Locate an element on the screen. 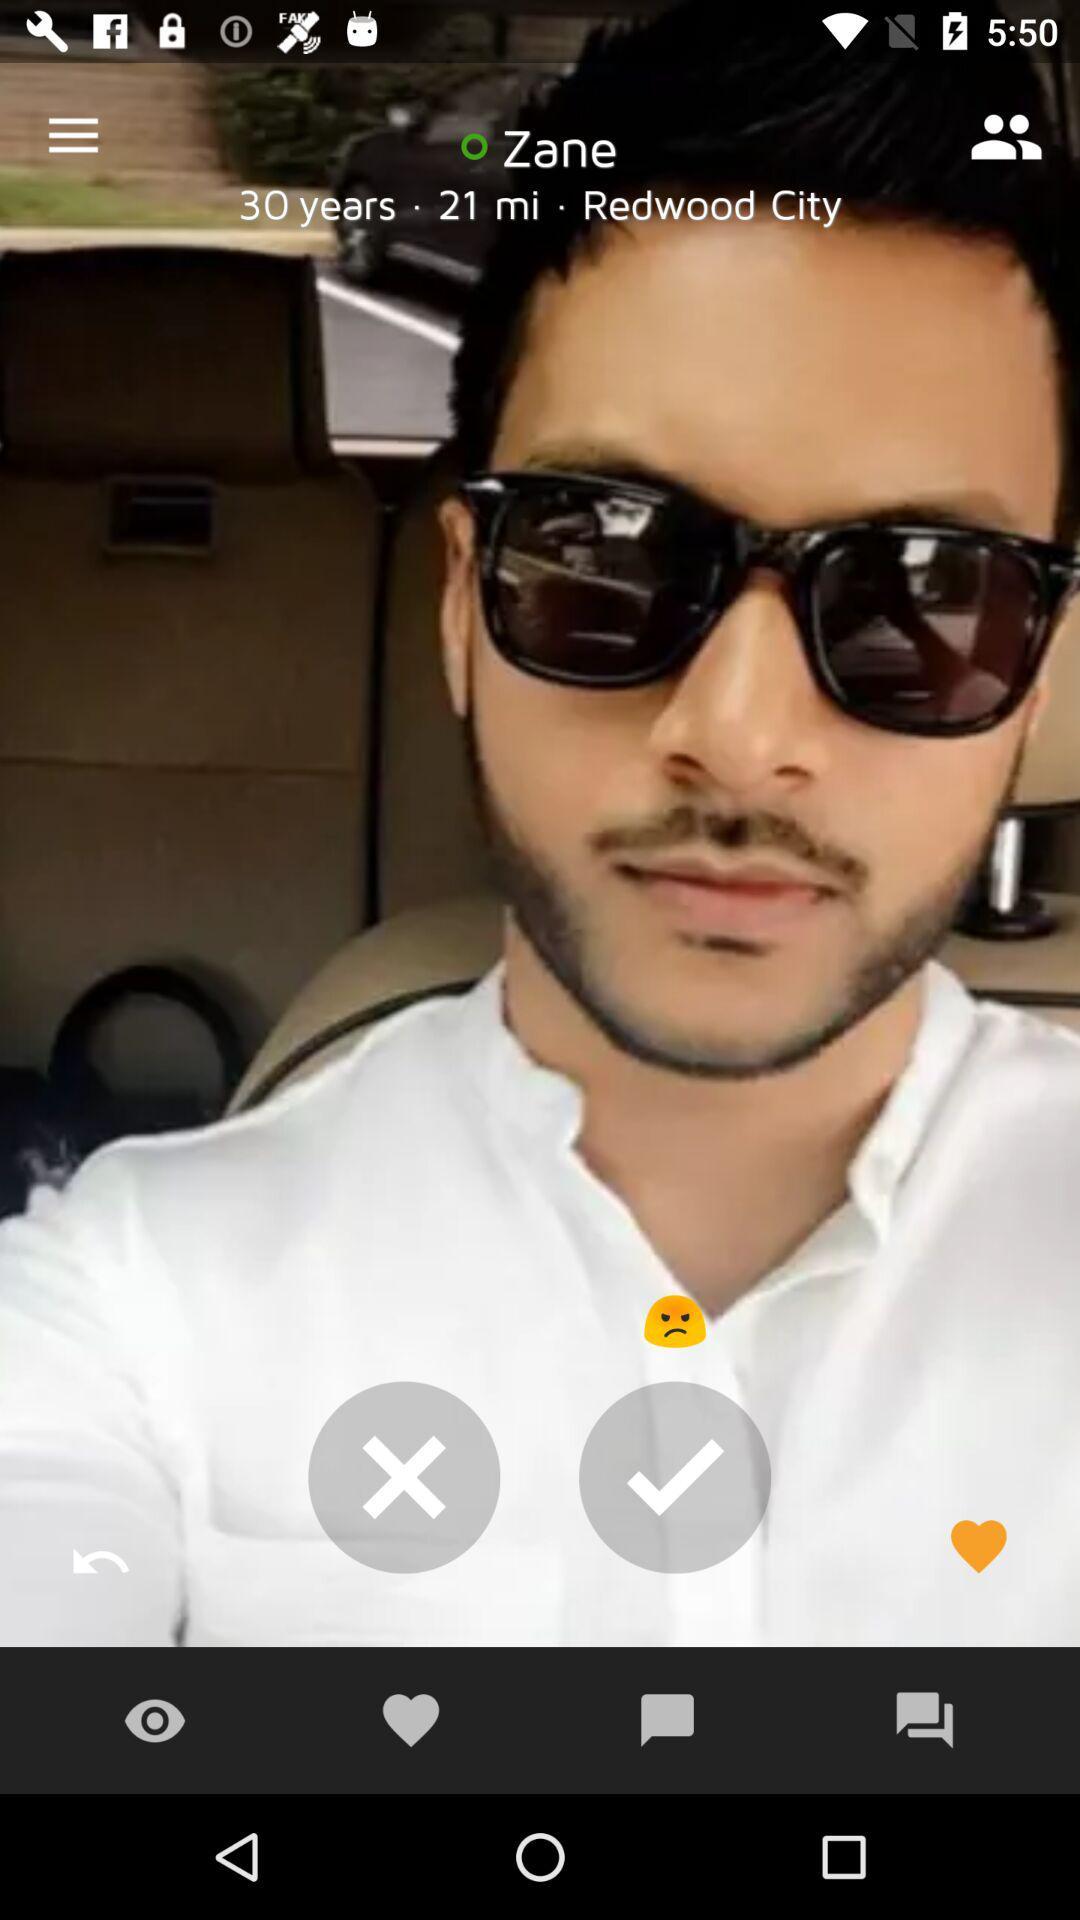 This screenshot has width=1080, height=1920. the check icon is located at coordinates (675, 1477).